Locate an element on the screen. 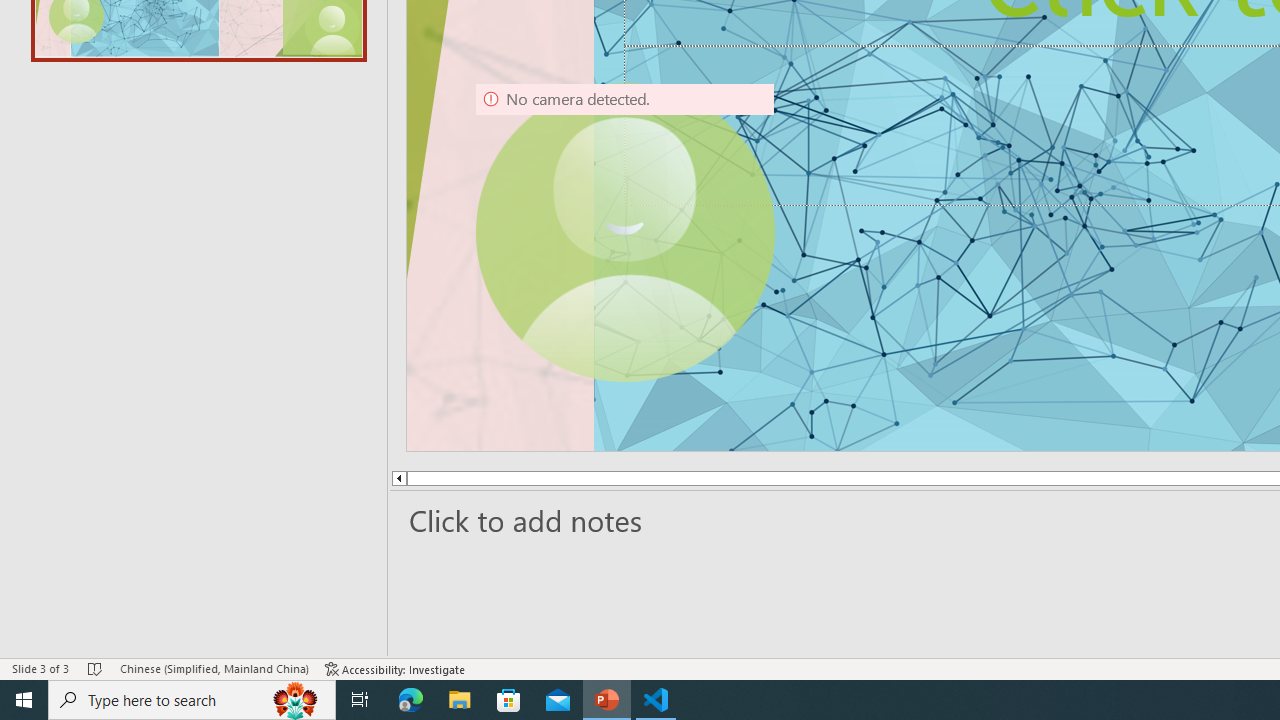 This screenshot has width=1280, height=720. 'Camera 9, No camera detected.' is located at coordinates (623, 231).